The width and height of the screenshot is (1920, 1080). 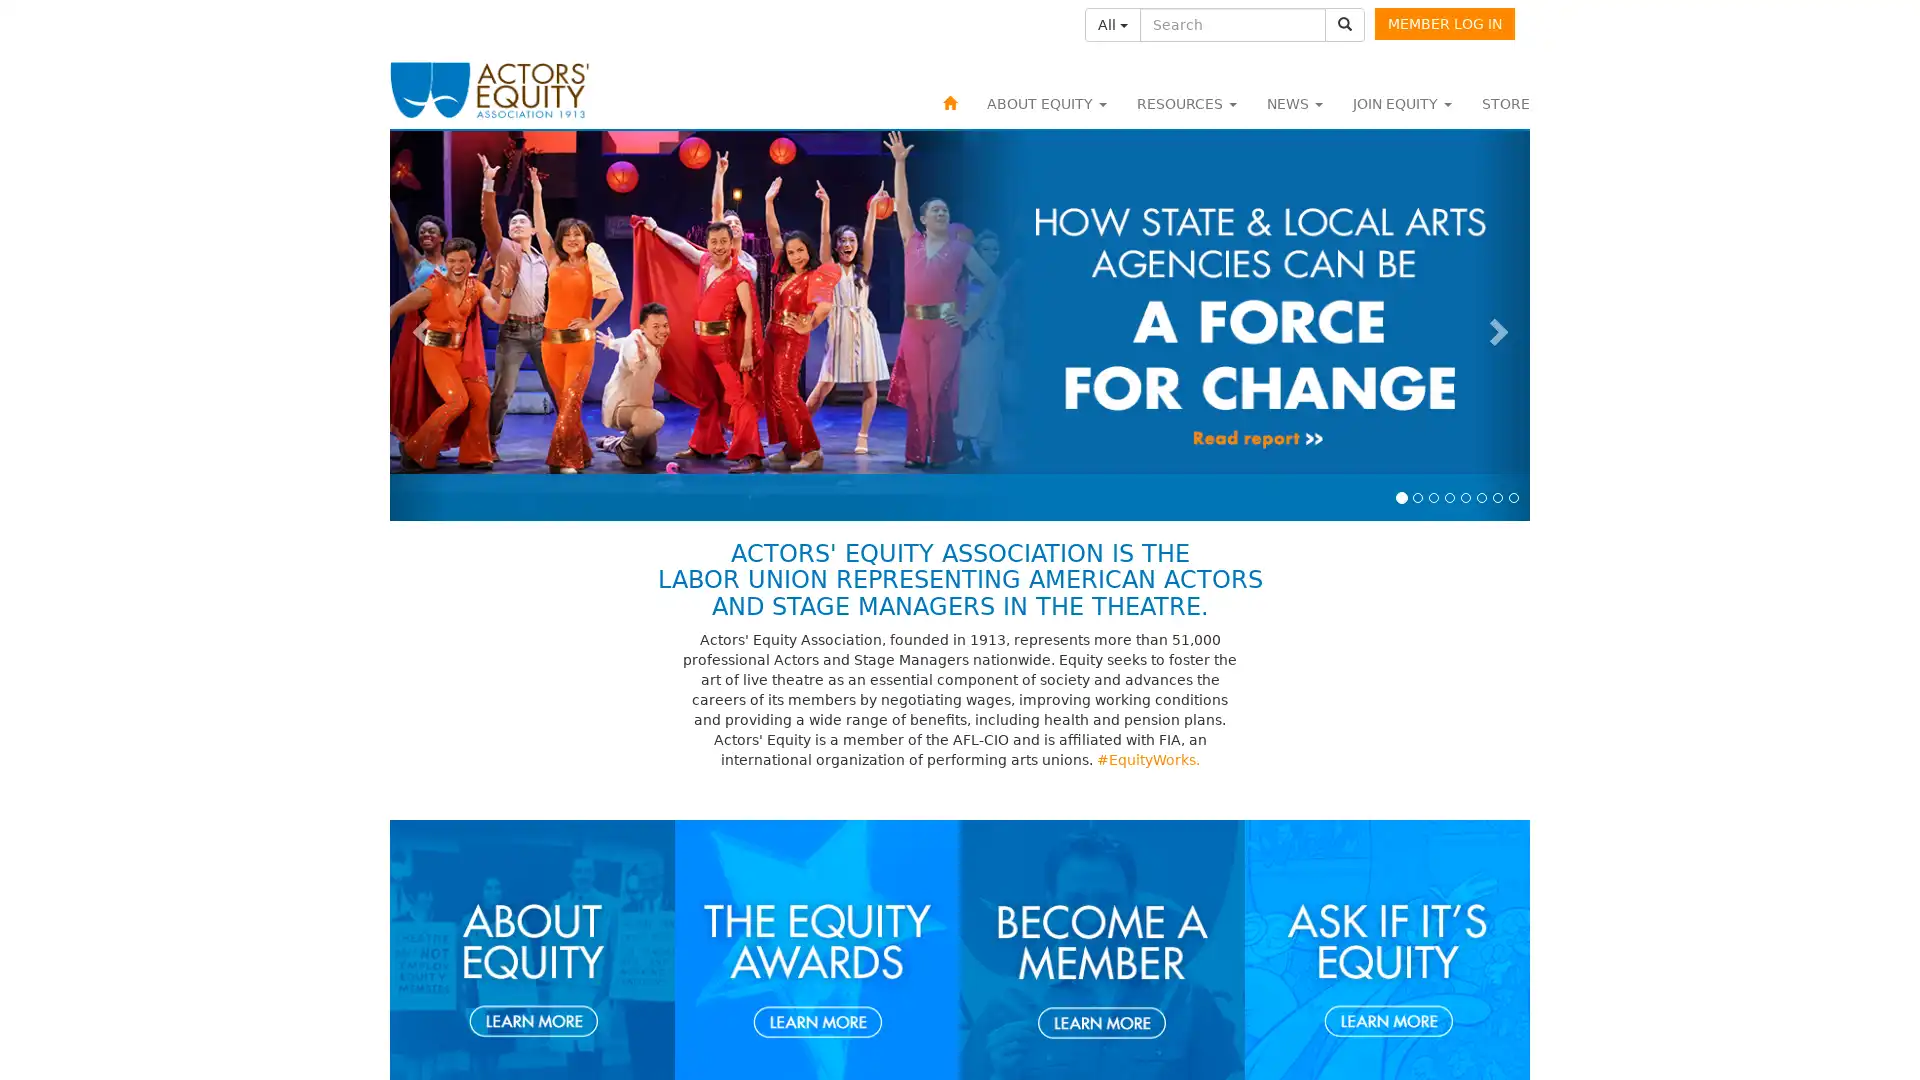 I want to click on Search, so click(x=1344, y=24).